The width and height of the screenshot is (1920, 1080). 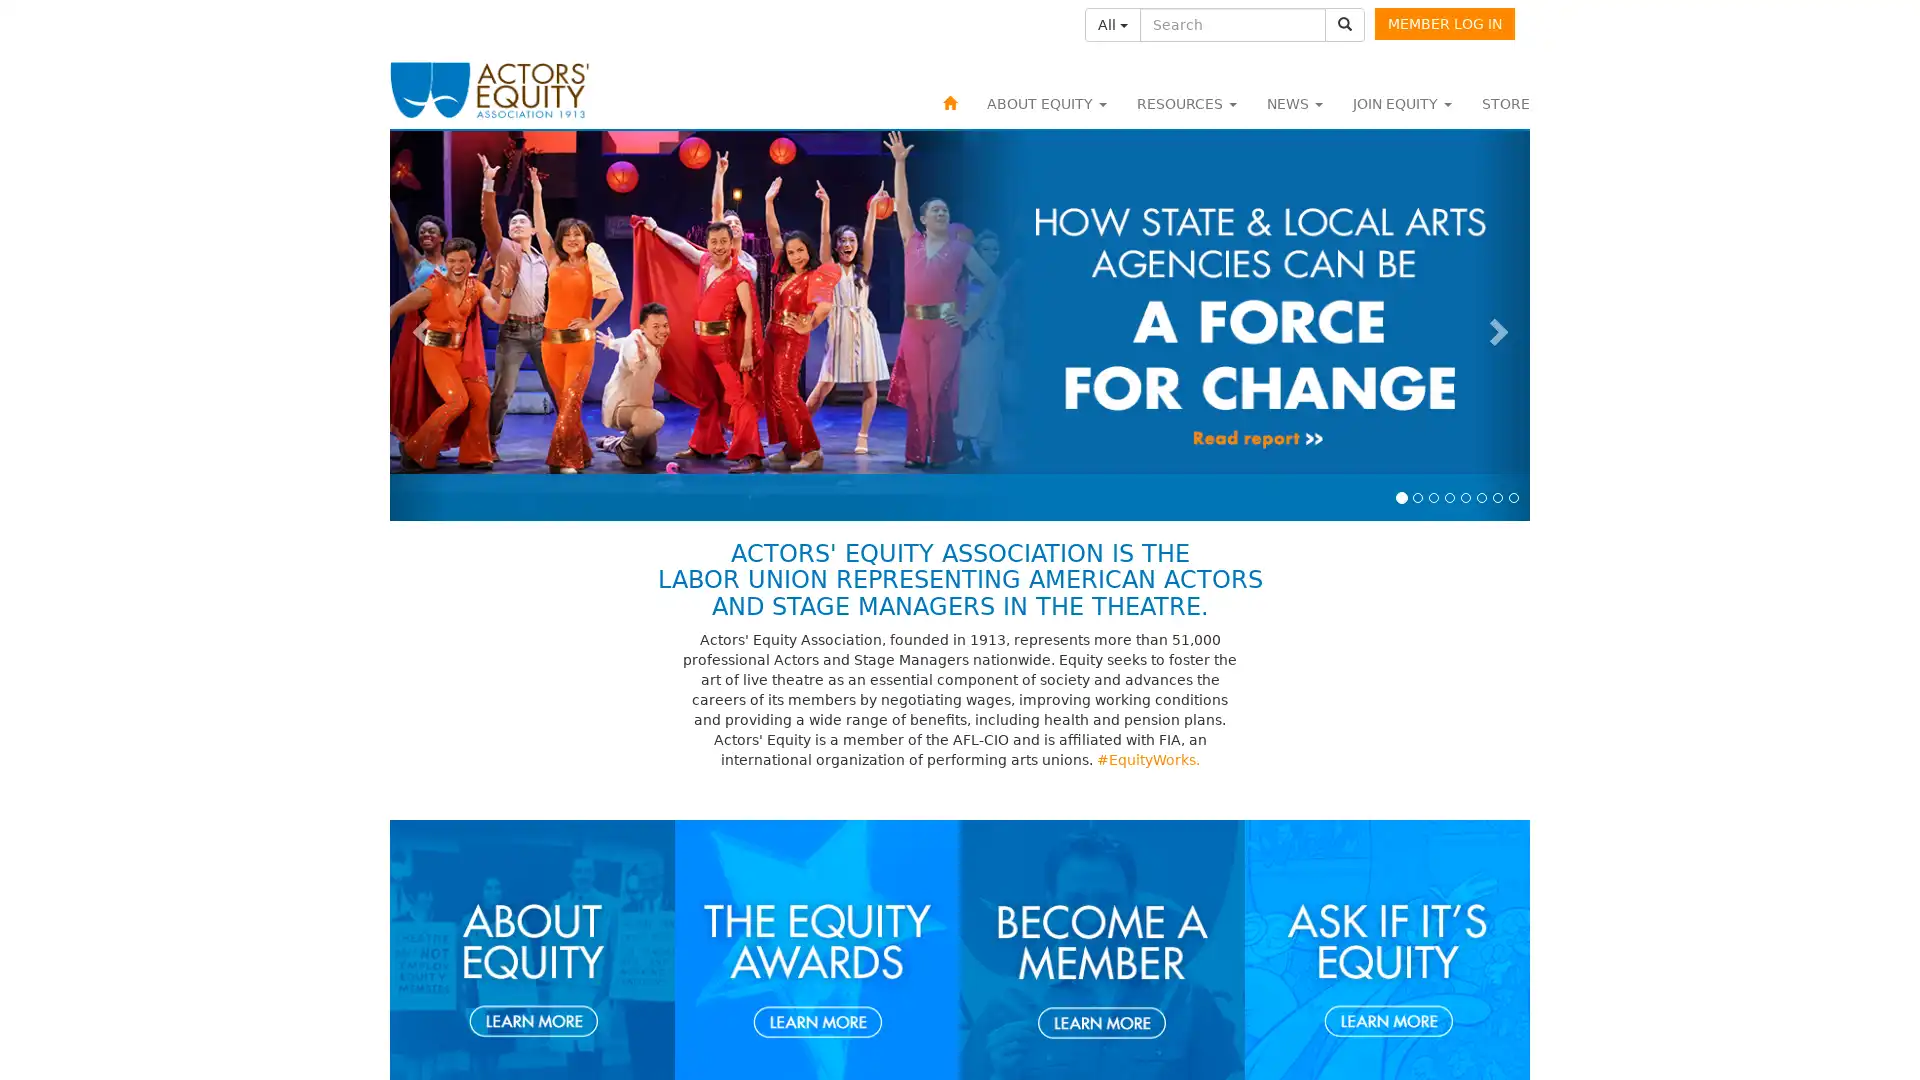 I want to click on Search, so click(x=1344, y=24).